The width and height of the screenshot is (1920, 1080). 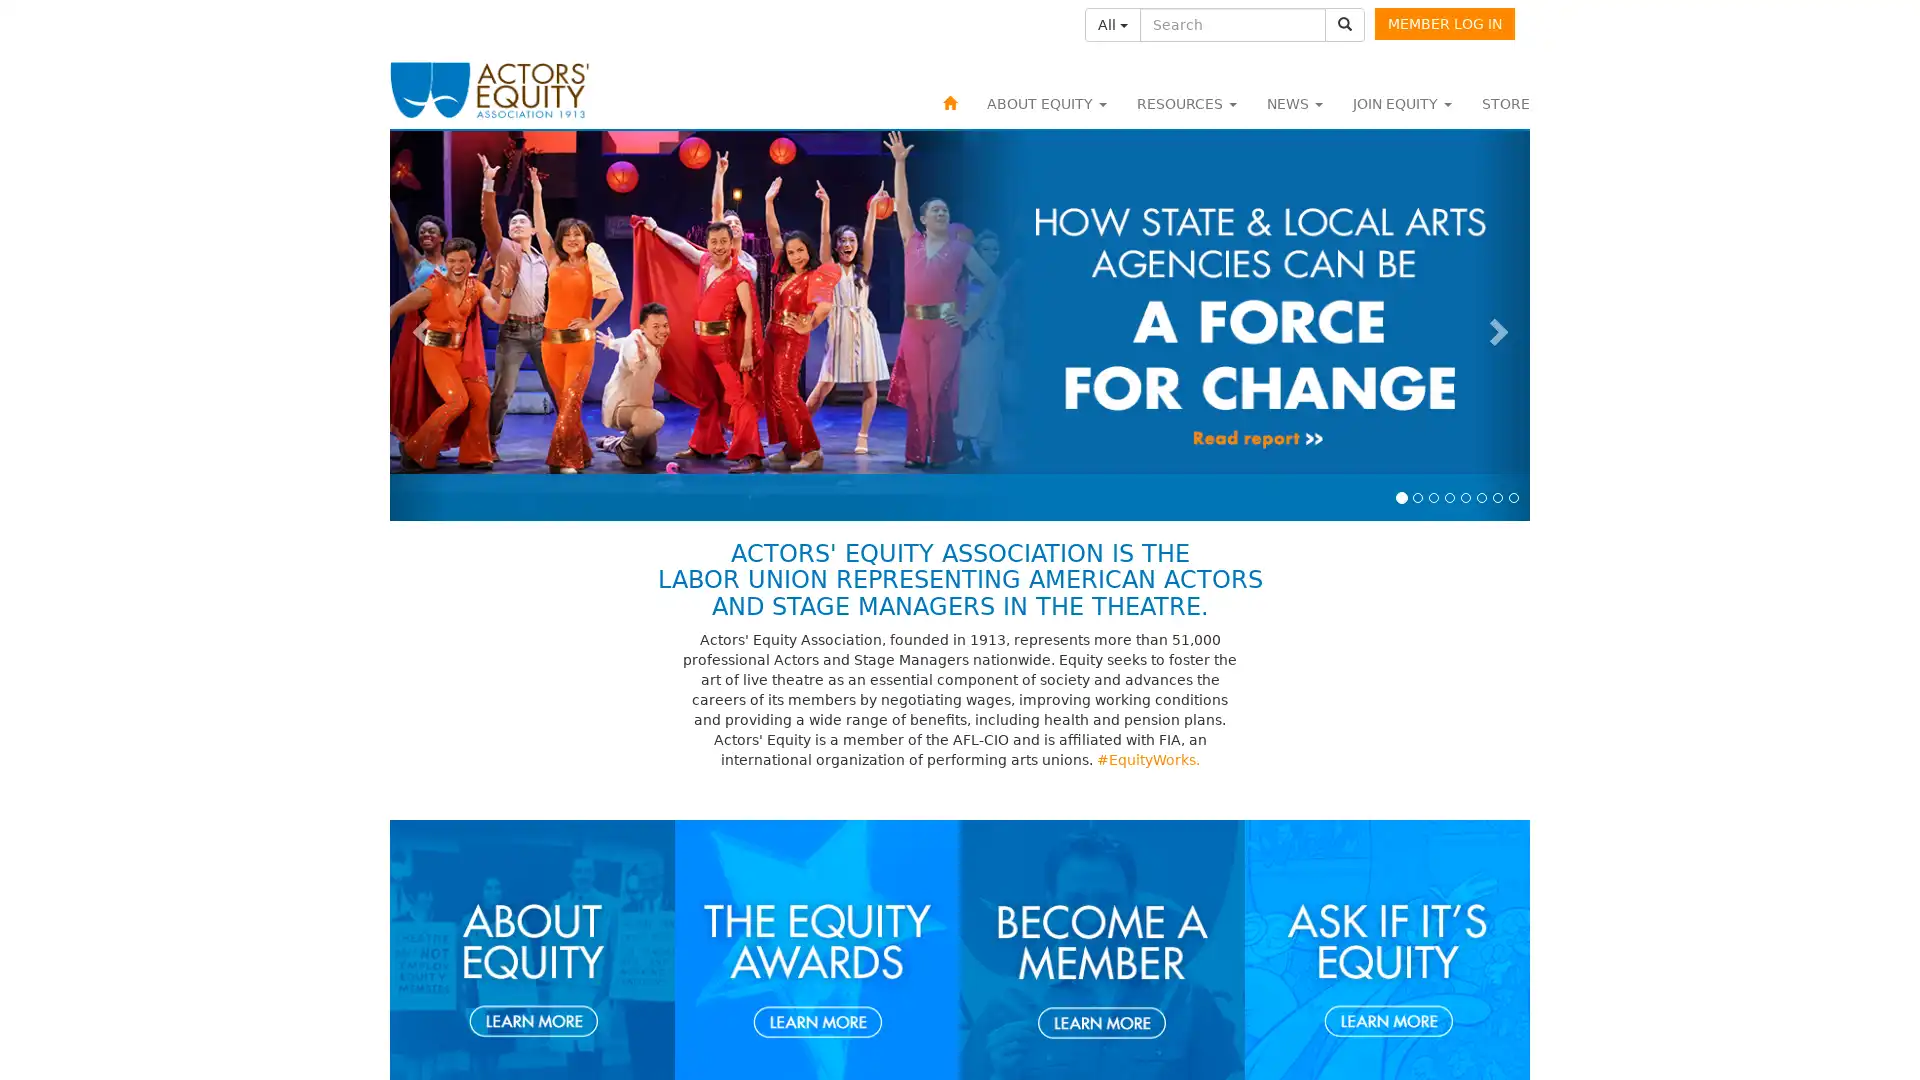 I want to click on Search, so click(x=1344, y=24).